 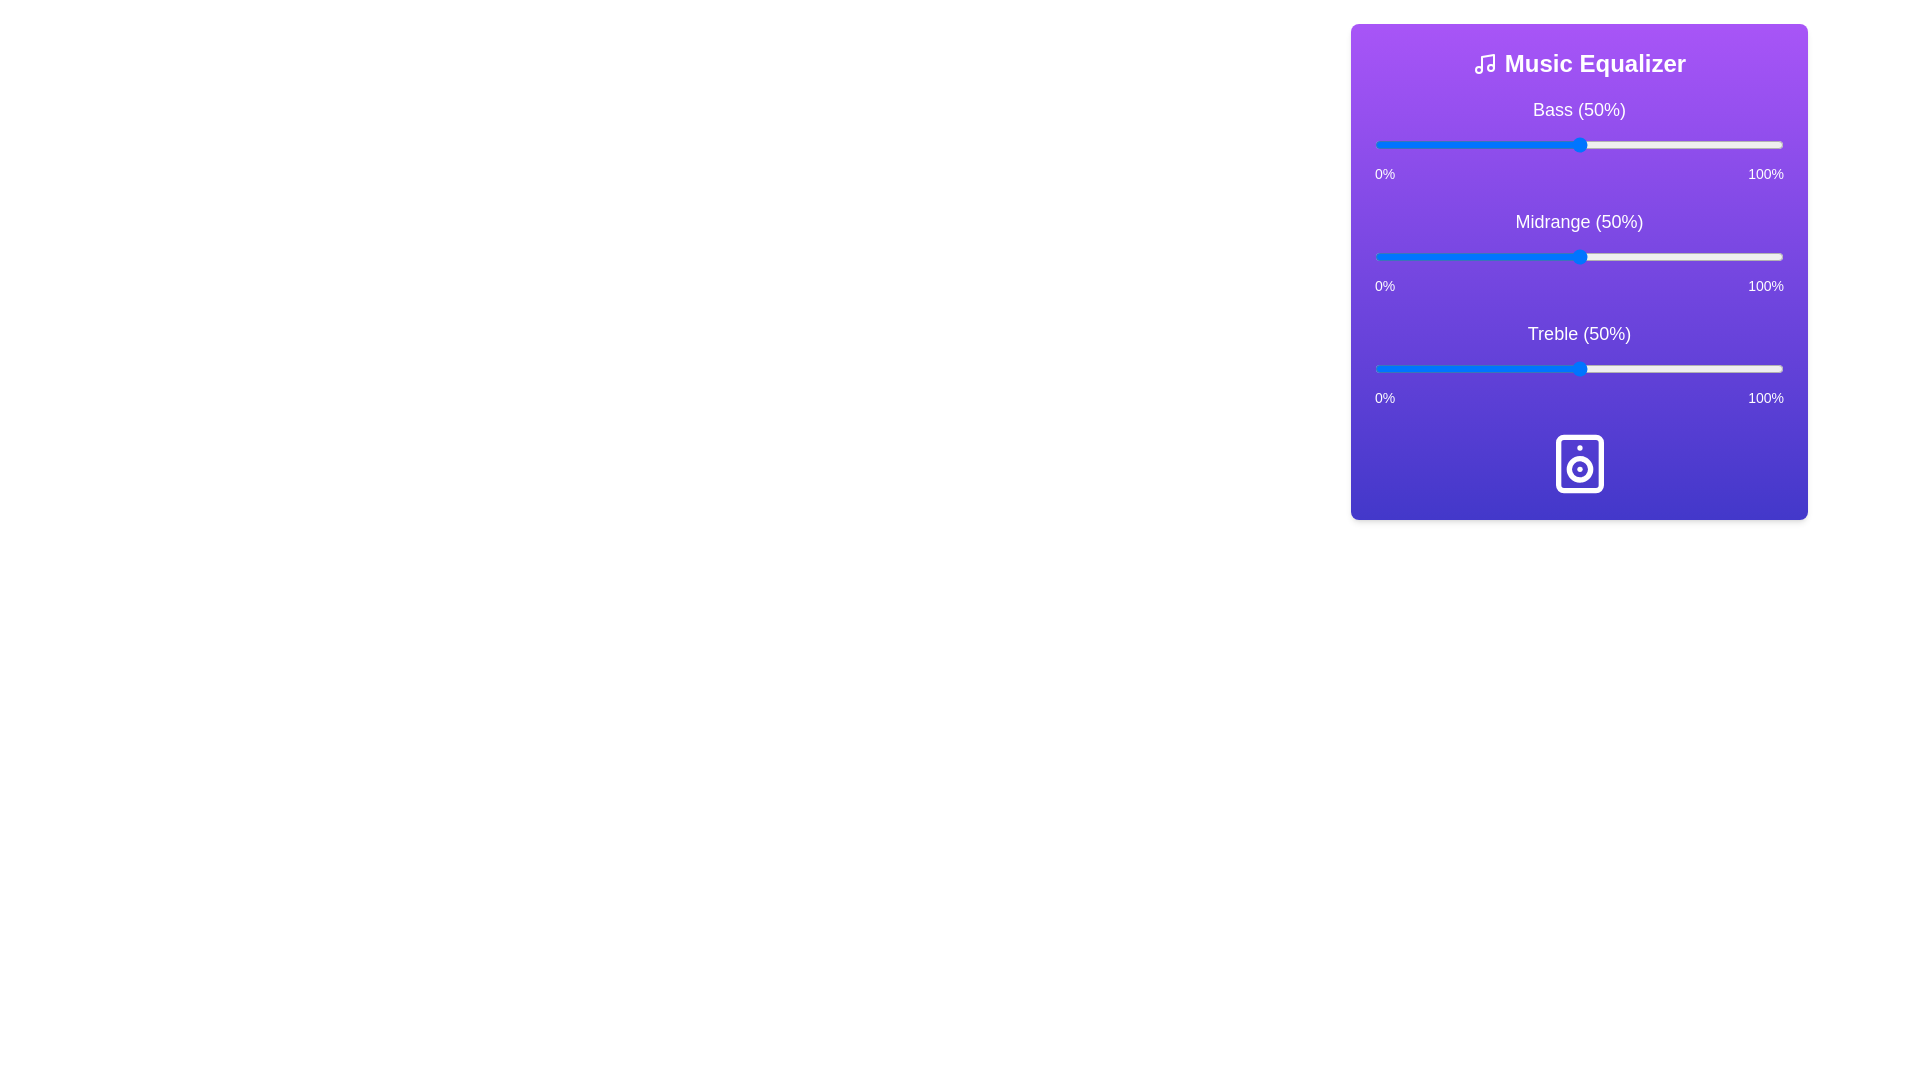 I want to click on the bass slider to 54%, so click(x=1594, y=144).